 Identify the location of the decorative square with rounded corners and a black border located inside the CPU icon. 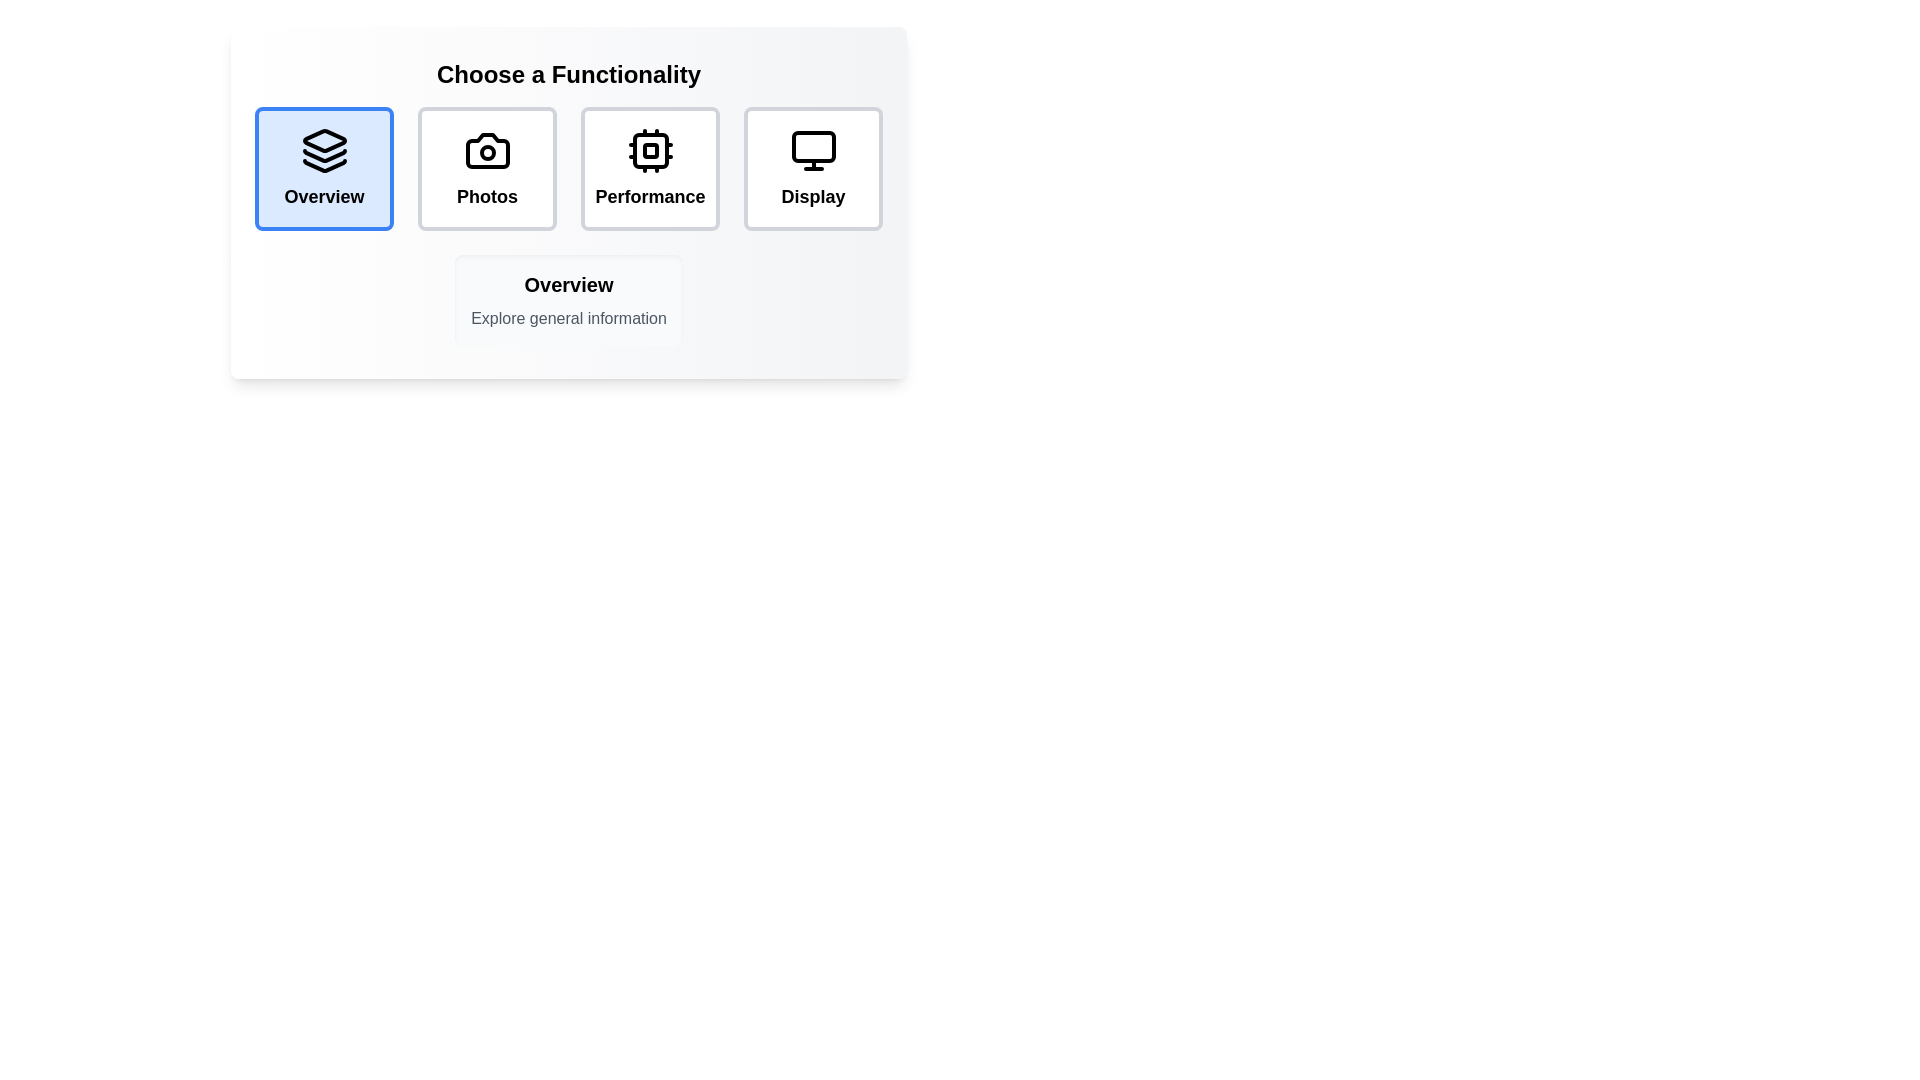
(650, 149).